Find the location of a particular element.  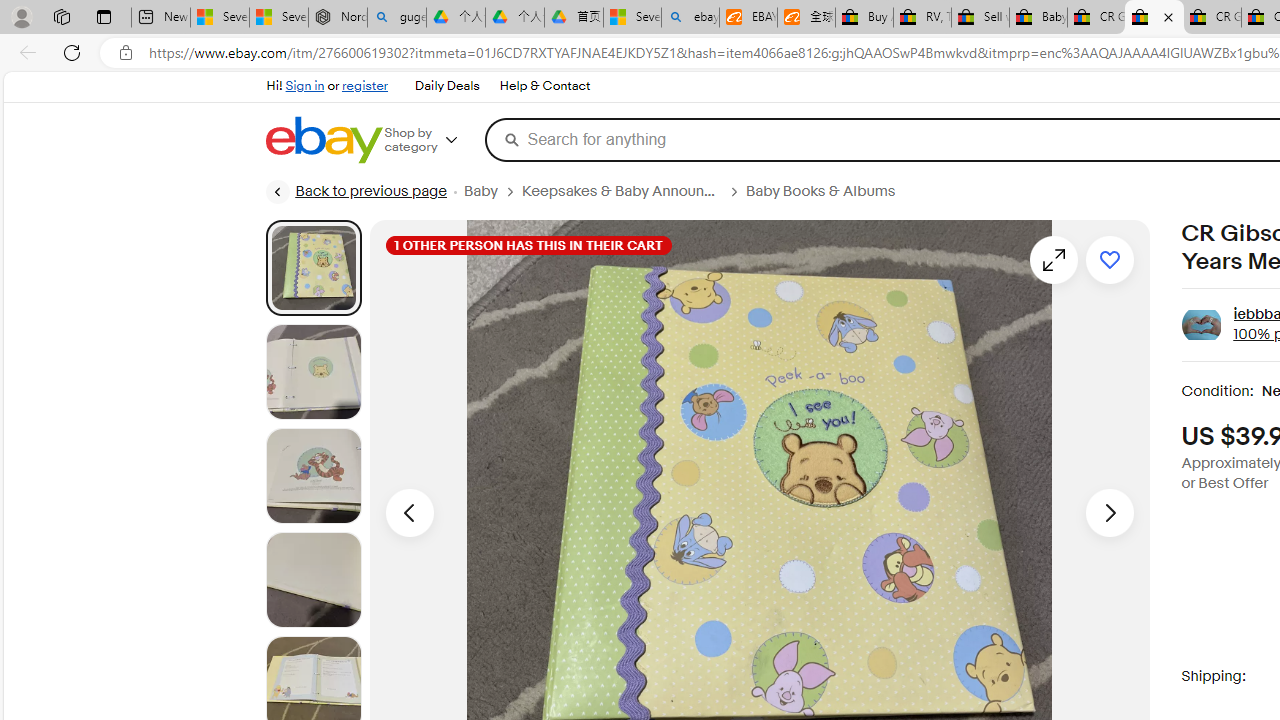

'Add to watchlist' is located at coordinates (1108, 258).